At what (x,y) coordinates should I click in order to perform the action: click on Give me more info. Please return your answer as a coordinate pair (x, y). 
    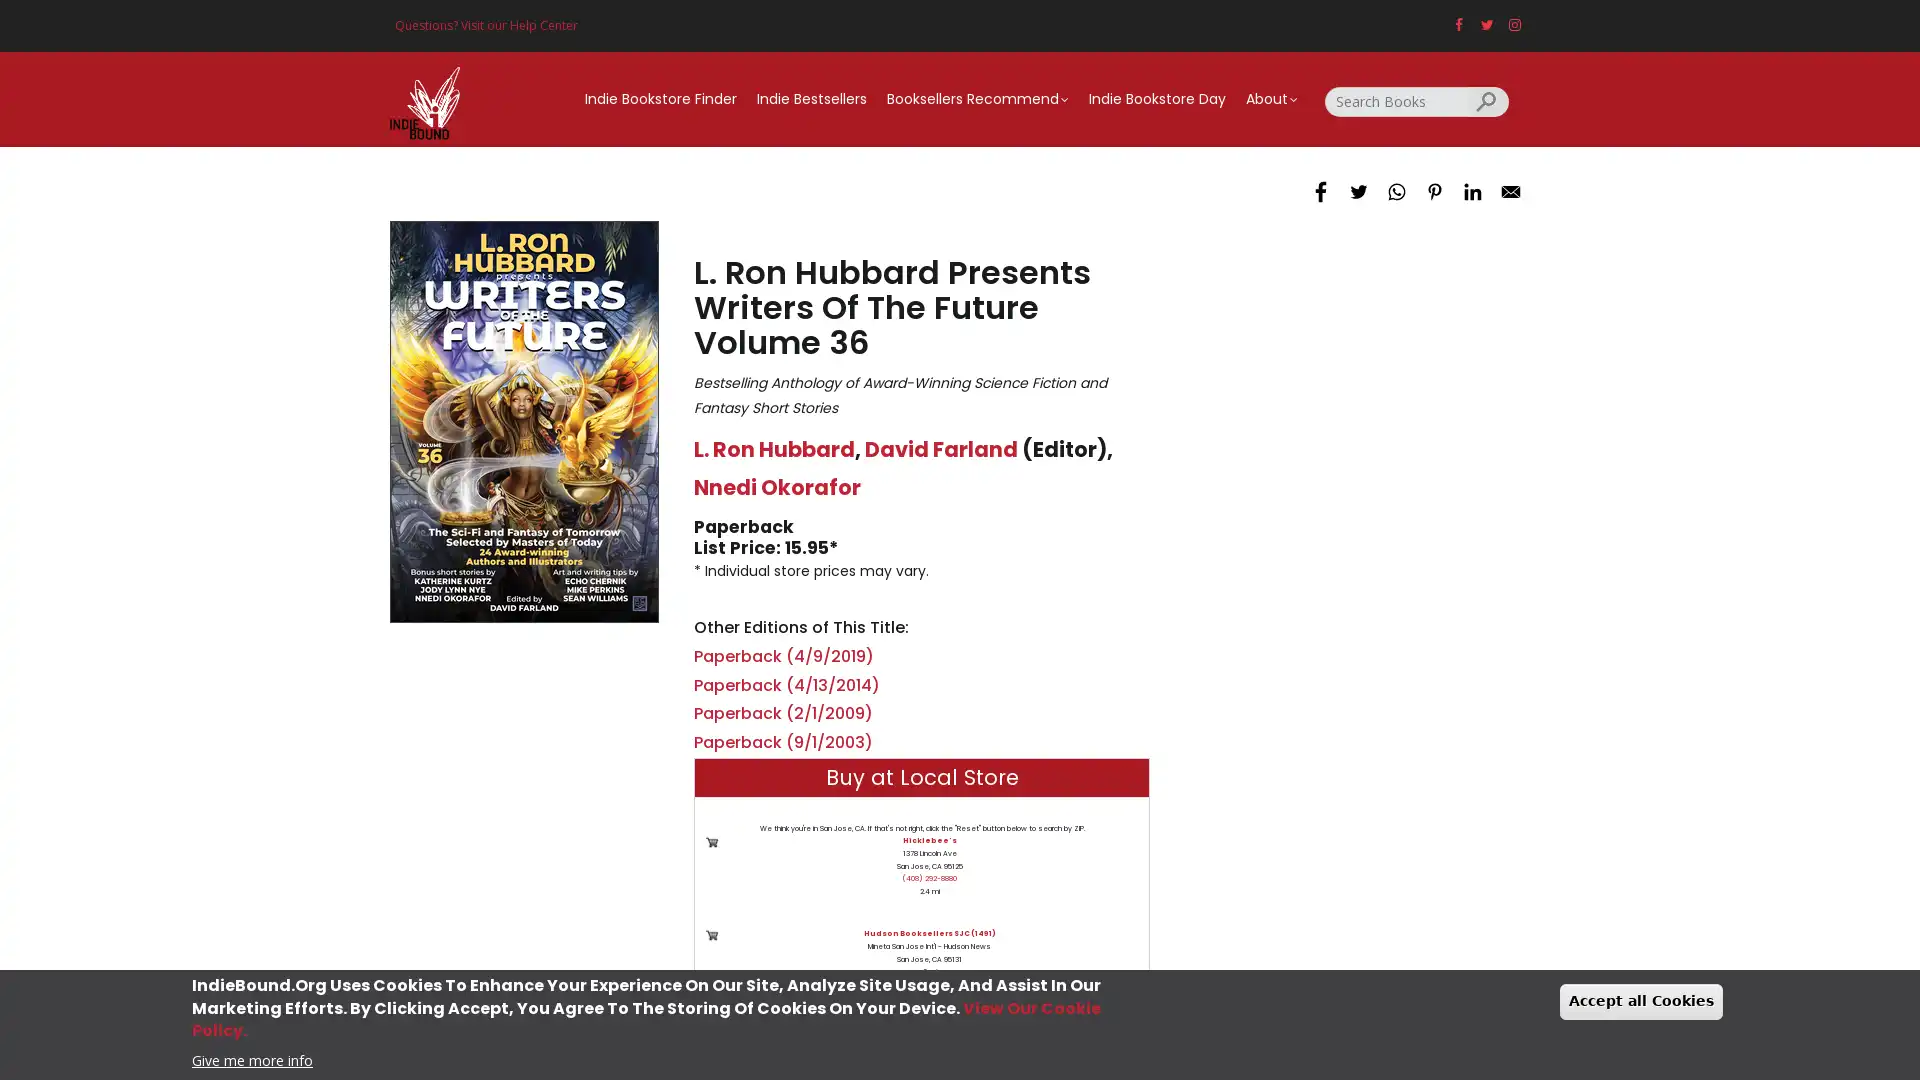
    Looking at the image, I should click on (251, 1058).